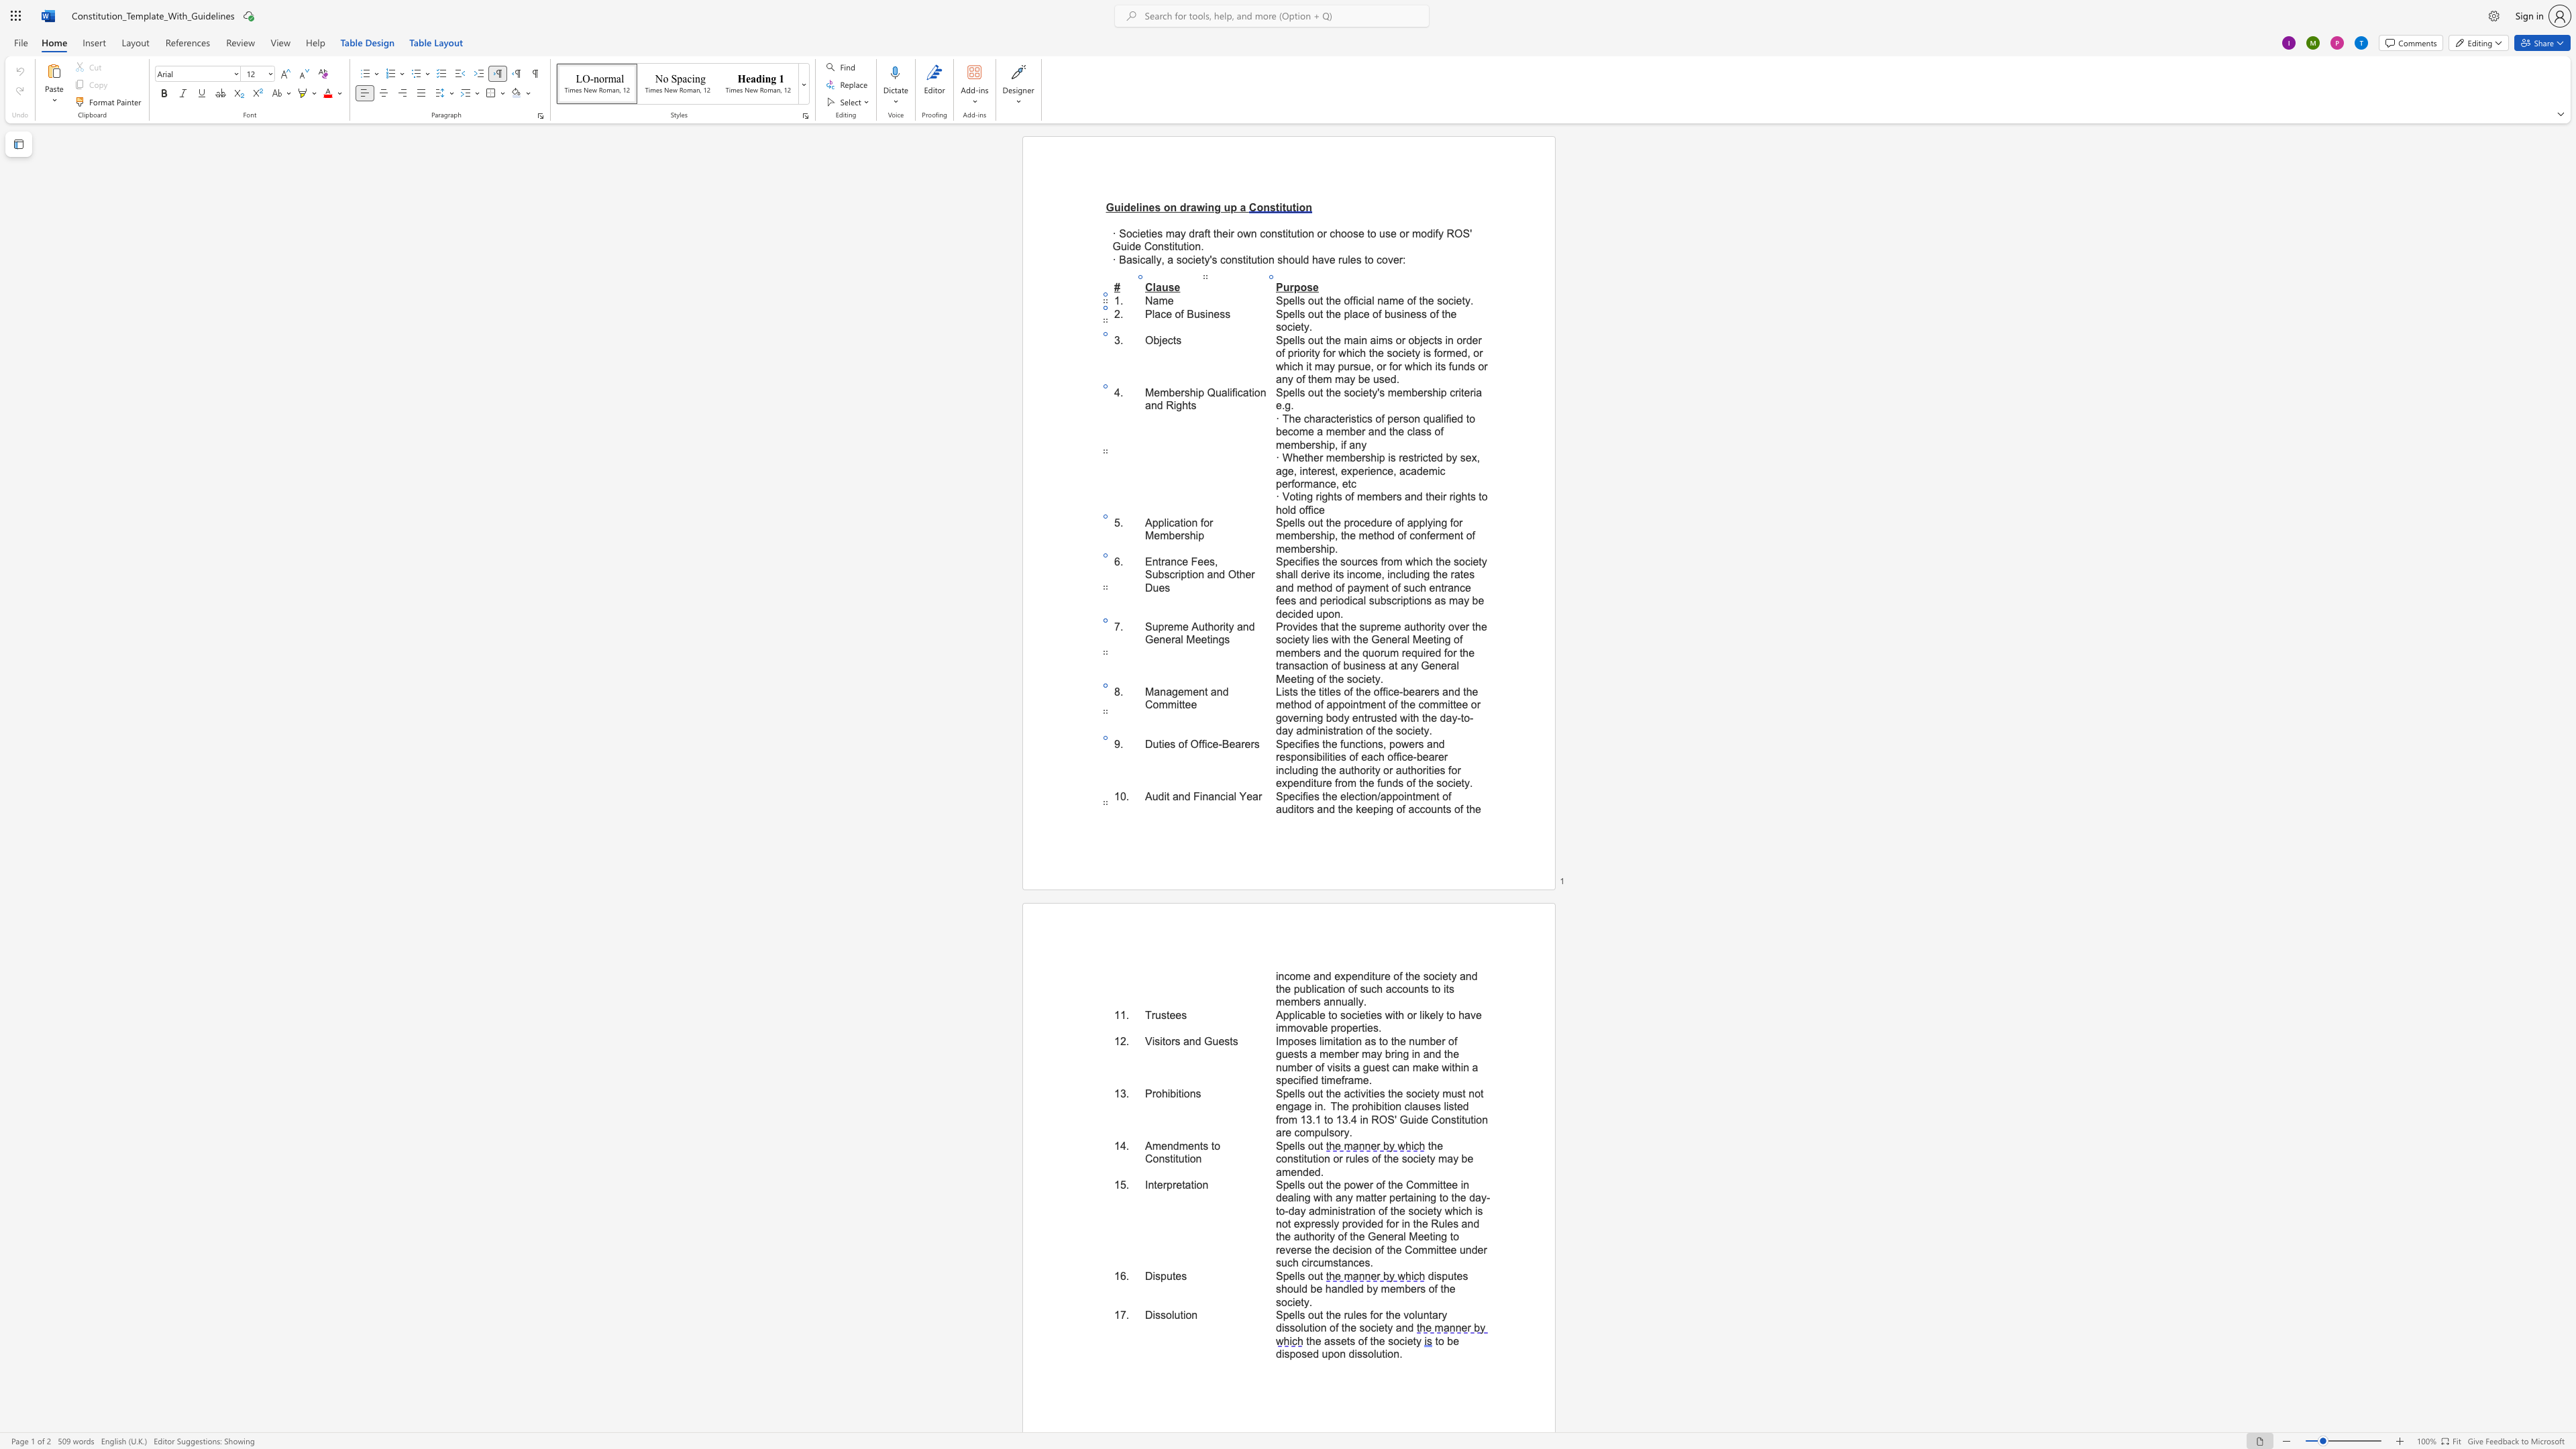  What do you see at coordinates (1292, 1067) in the screenshot?
I see `the 7th character "m" in the text` at bounding box center [1292, 1067].